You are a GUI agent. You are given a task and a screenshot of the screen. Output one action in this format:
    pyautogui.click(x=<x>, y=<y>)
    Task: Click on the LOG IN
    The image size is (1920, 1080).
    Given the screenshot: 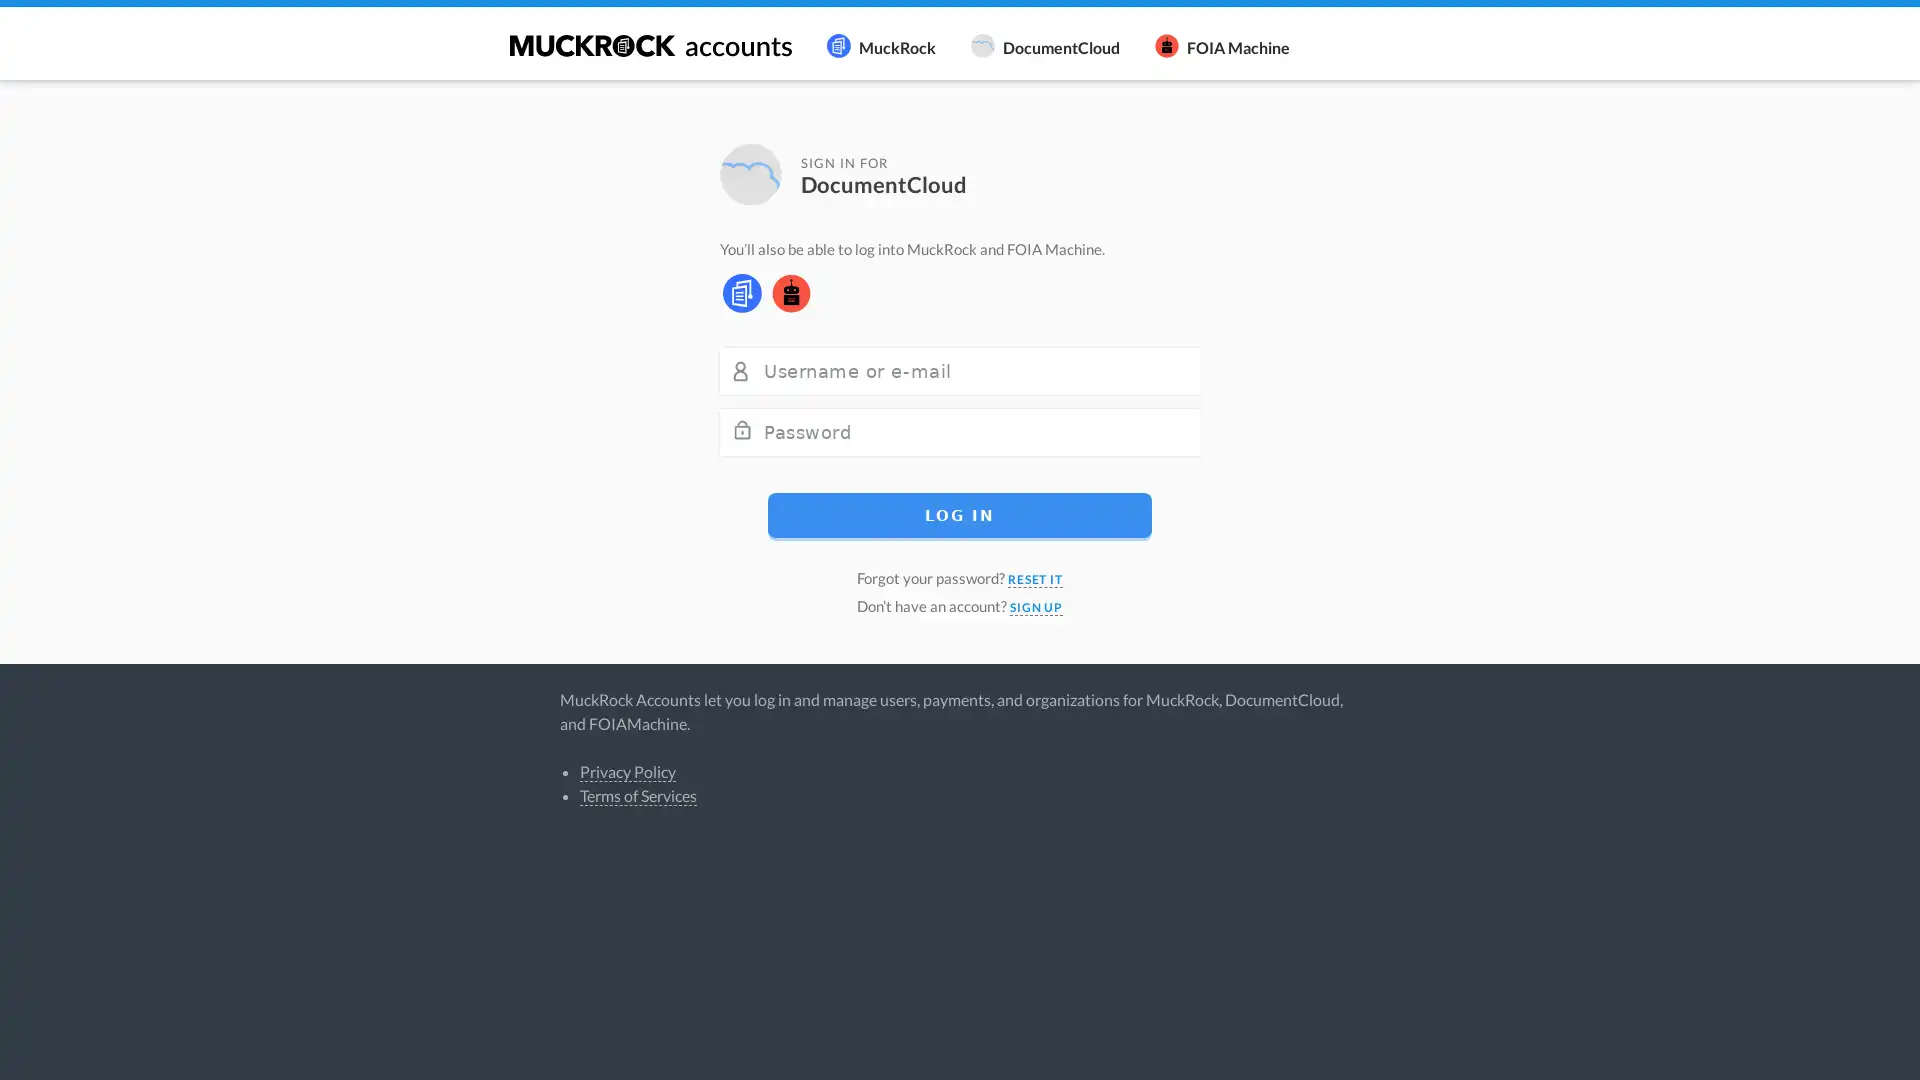 What is the action you would take?
    pyautogui.click(x=960, y=513)
    